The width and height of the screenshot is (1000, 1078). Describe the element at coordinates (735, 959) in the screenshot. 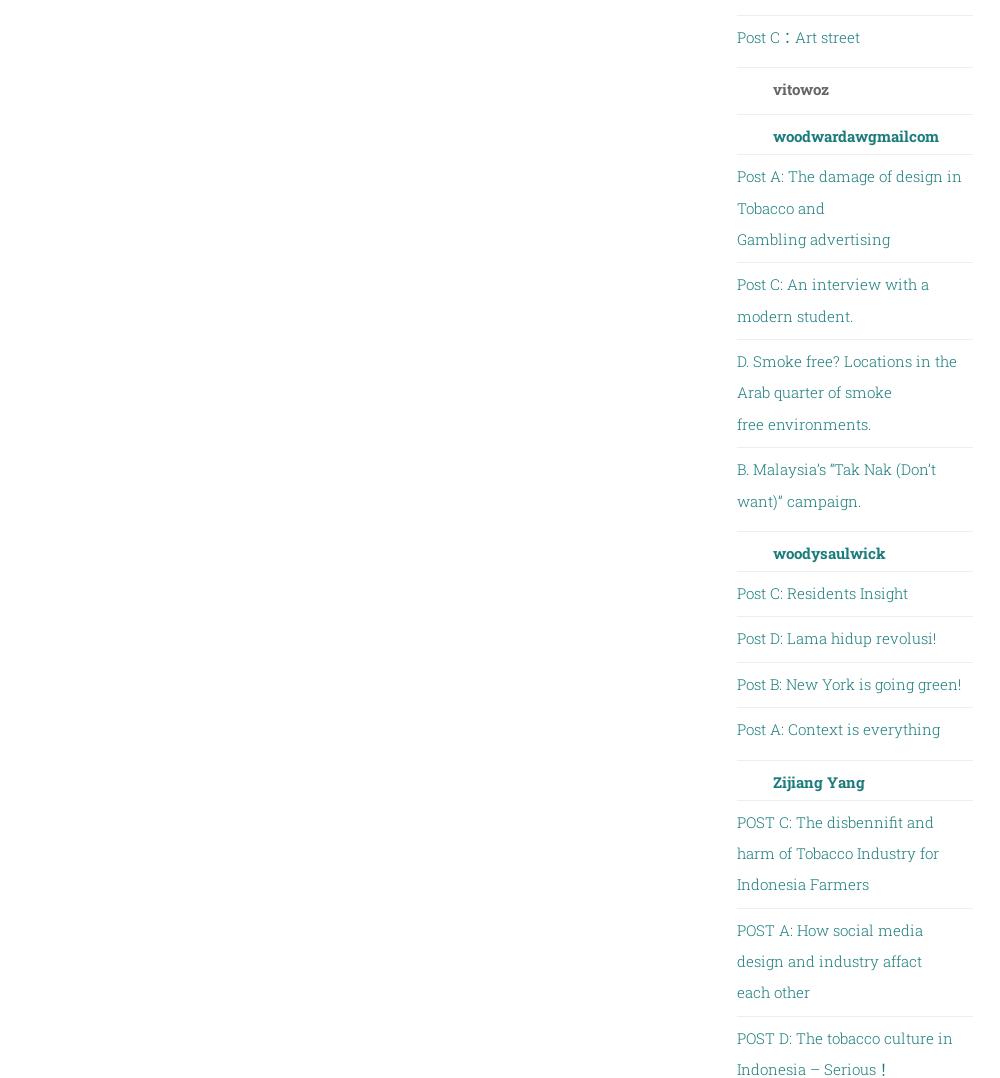

I see `'POST A: How social media design and industry affact each other'` at that location.